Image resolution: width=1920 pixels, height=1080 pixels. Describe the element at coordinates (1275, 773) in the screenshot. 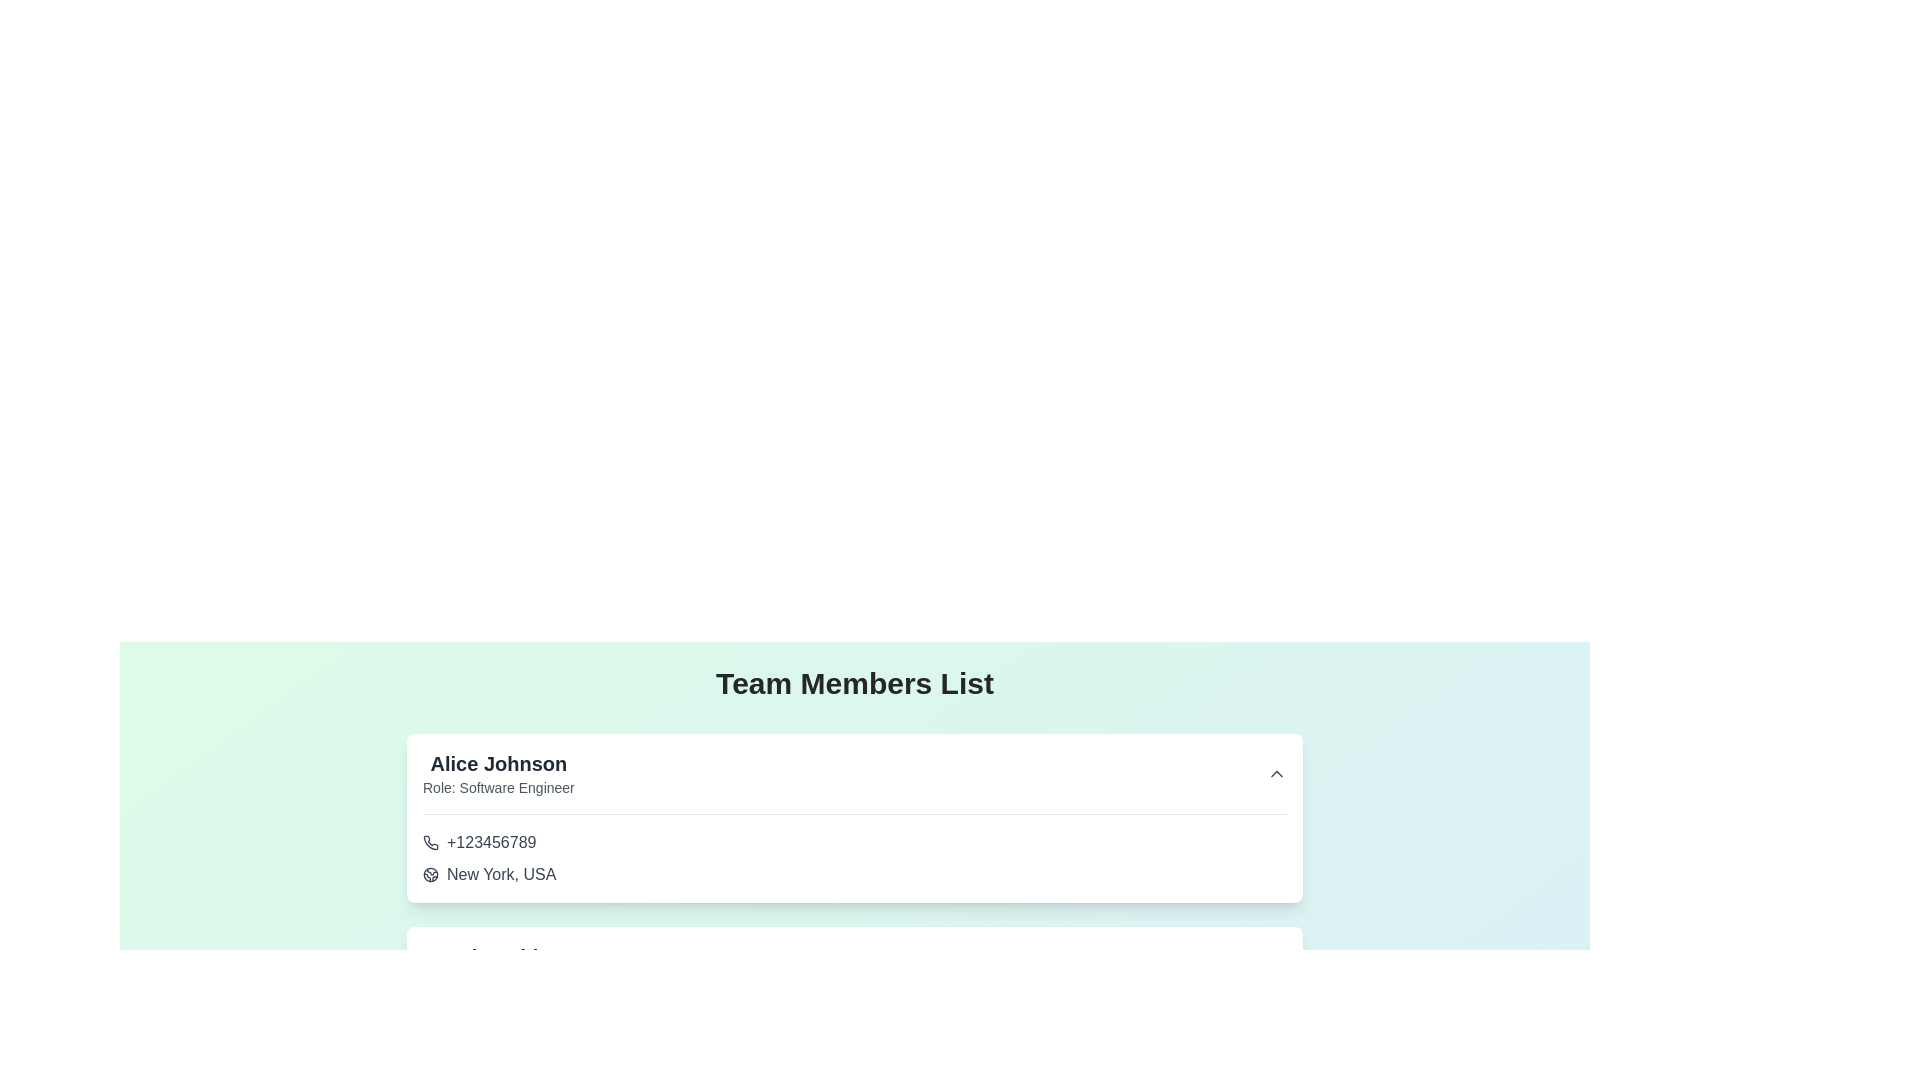

I see `the toggle button located at the top-right corner of Alice Johnson's details card` at that location.